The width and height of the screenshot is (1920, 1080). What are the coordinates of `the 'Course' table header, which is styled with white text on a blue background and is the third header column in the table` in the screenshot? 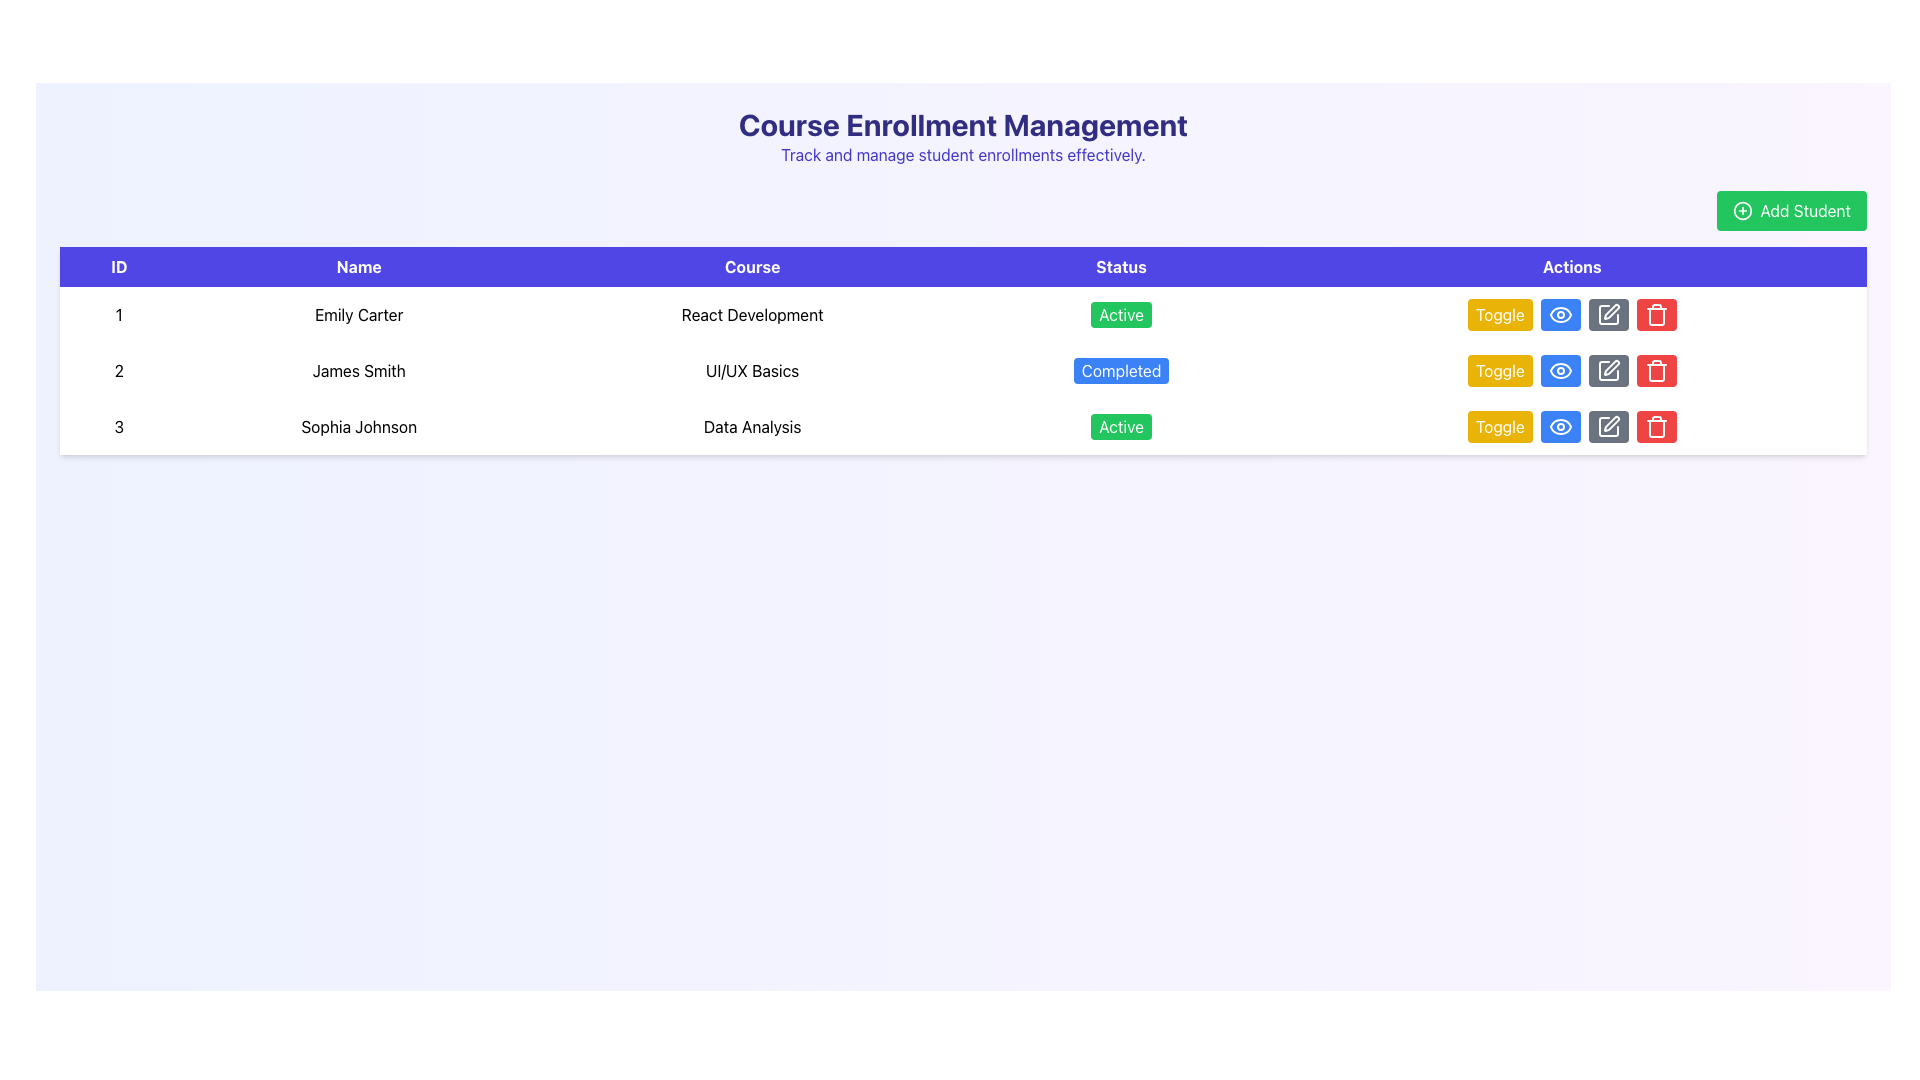 It's located at (751, 265).